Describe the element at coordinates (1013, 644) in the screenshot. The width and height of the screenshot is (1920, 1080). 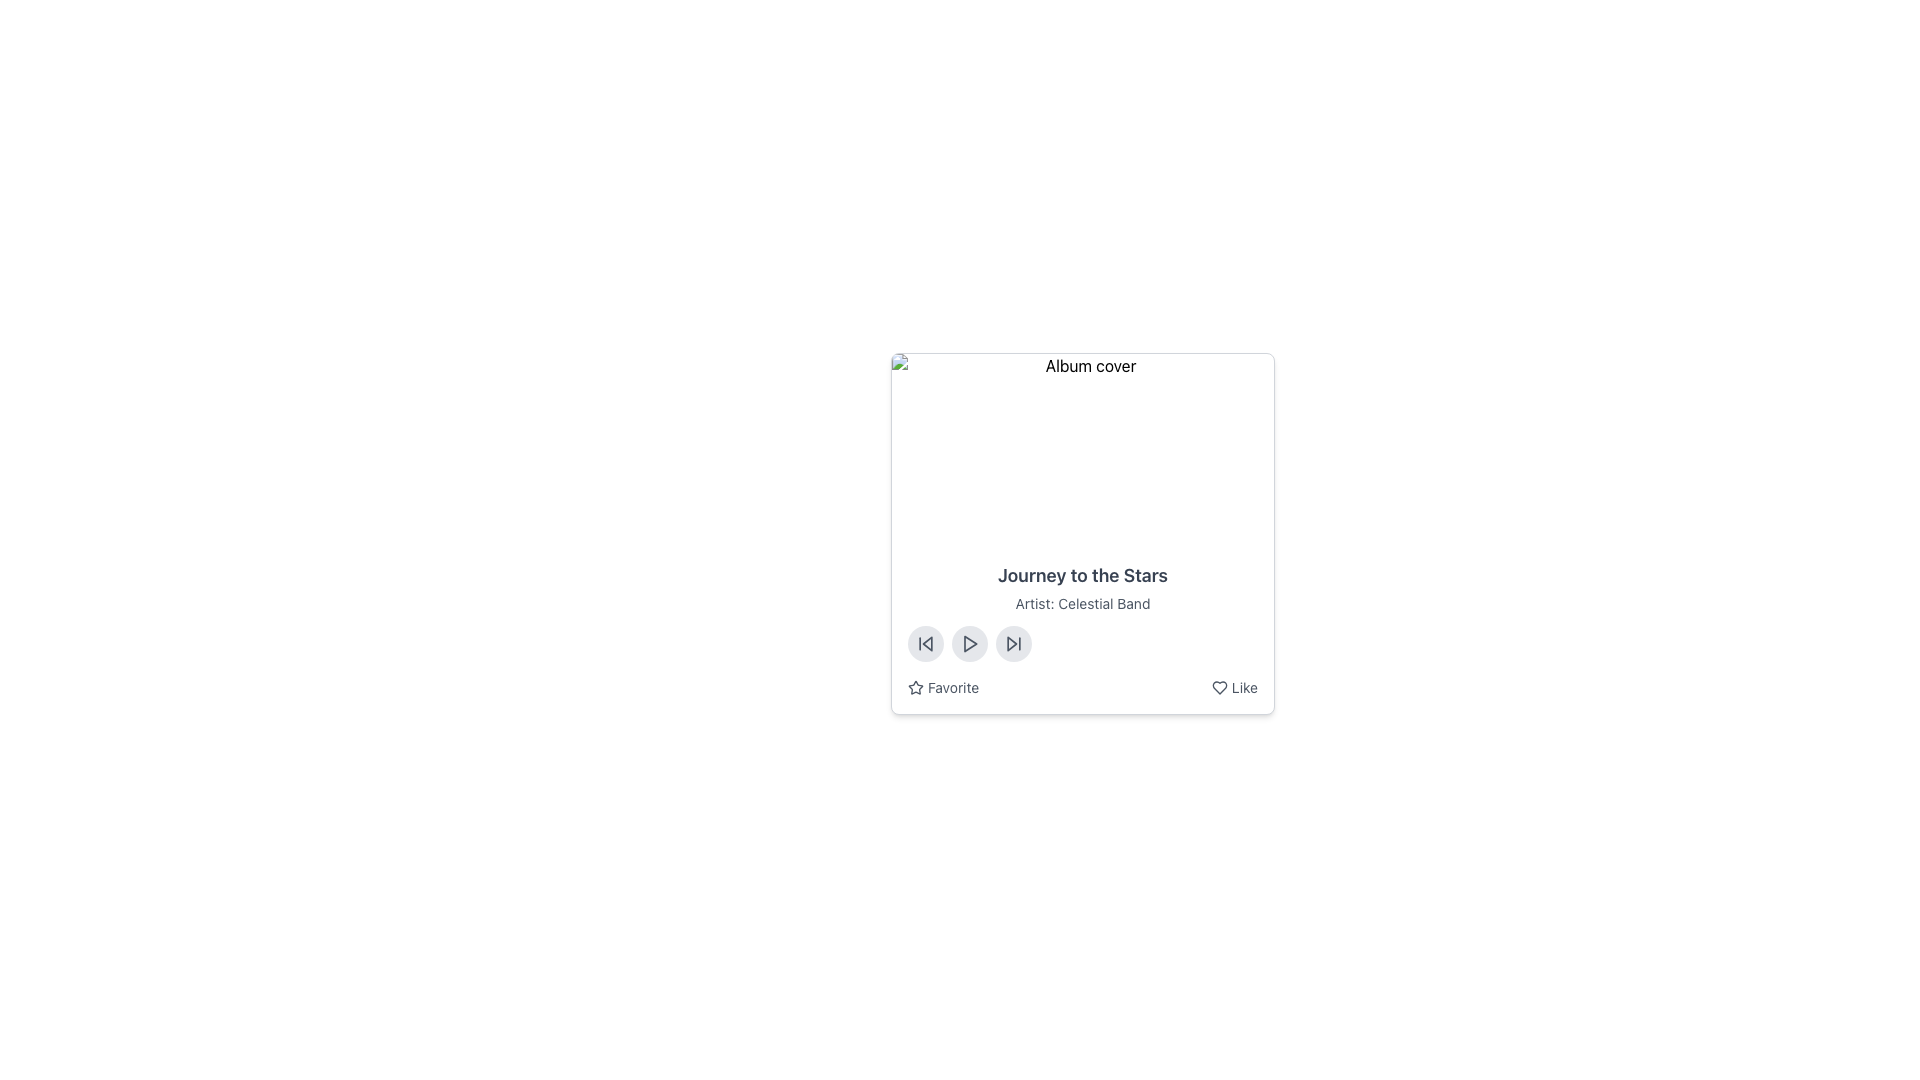
I see `the rightmost circular gray button with a 'skip forward' icon to skip forward` at that location.